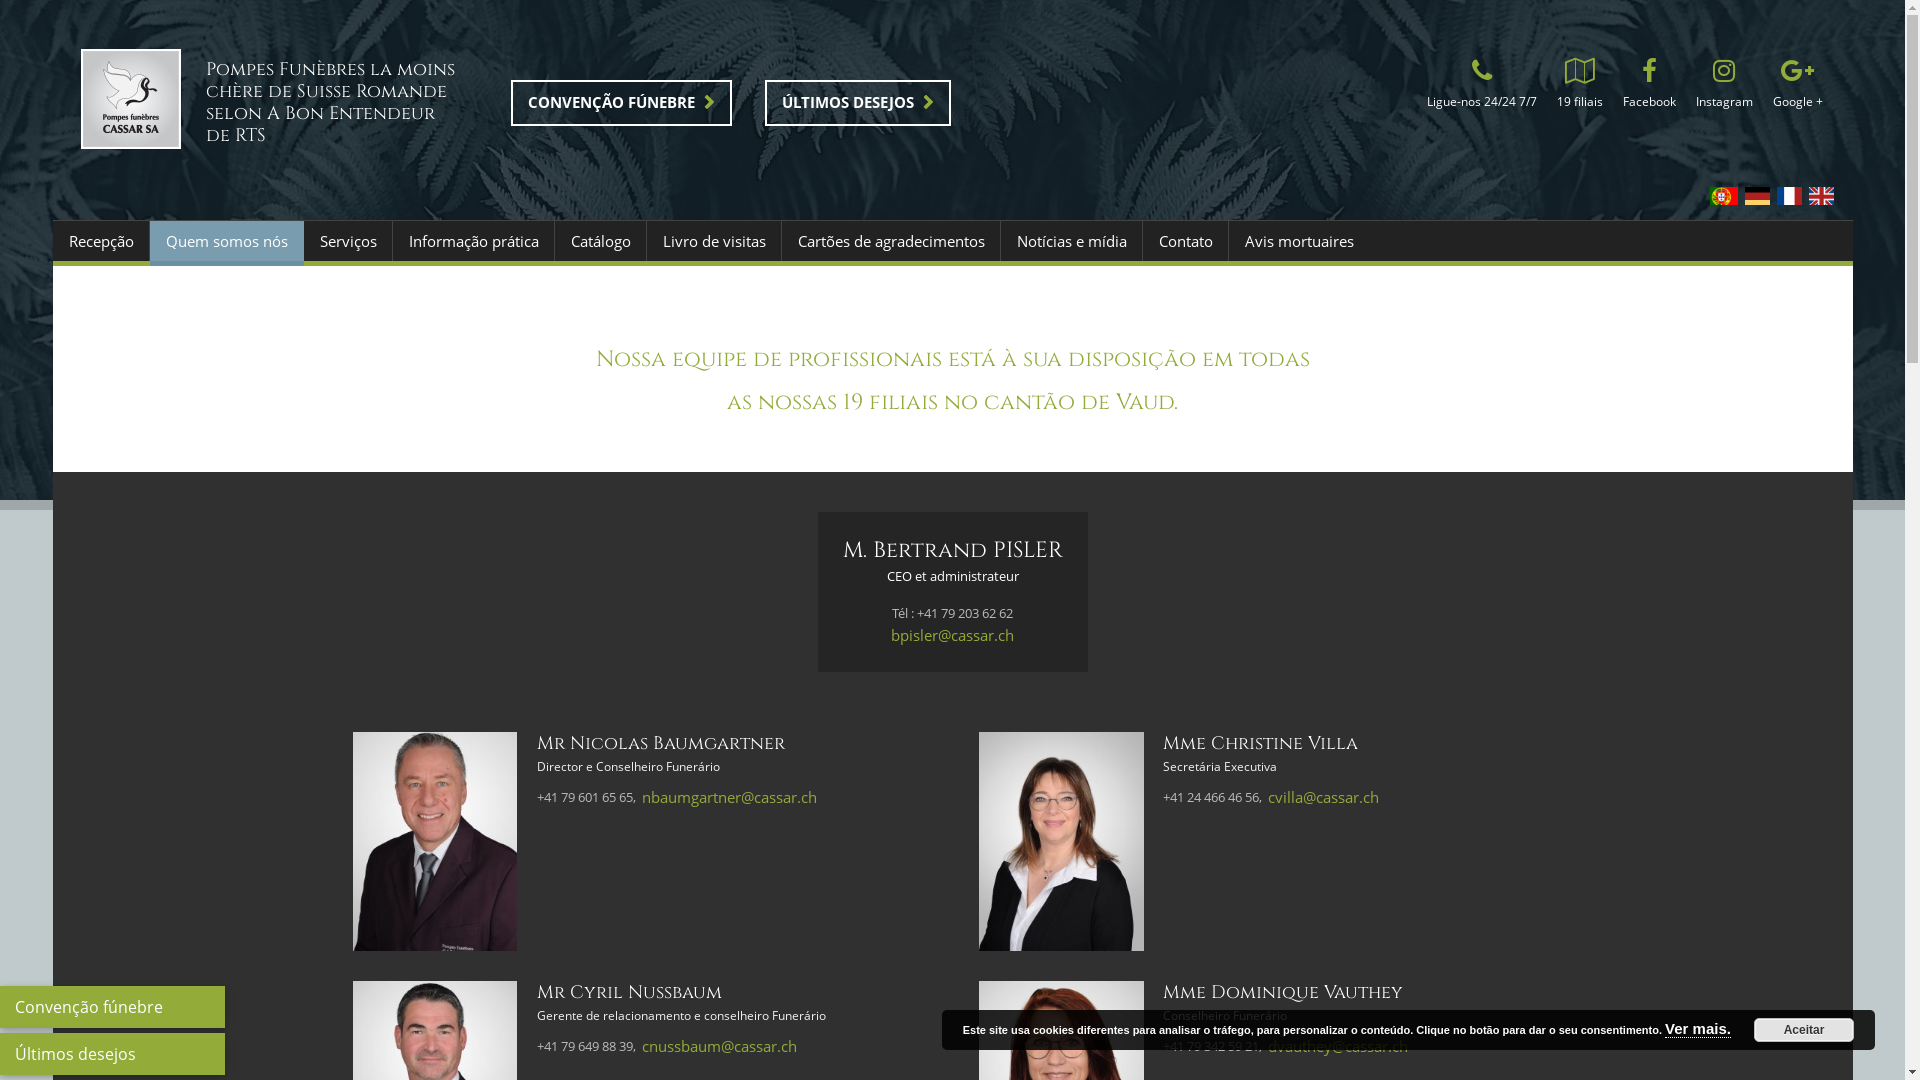  What do you see at coordinates (1723, 86) in the screenshot?
I see `'Instagram'` at bounding box center [1723, 86].